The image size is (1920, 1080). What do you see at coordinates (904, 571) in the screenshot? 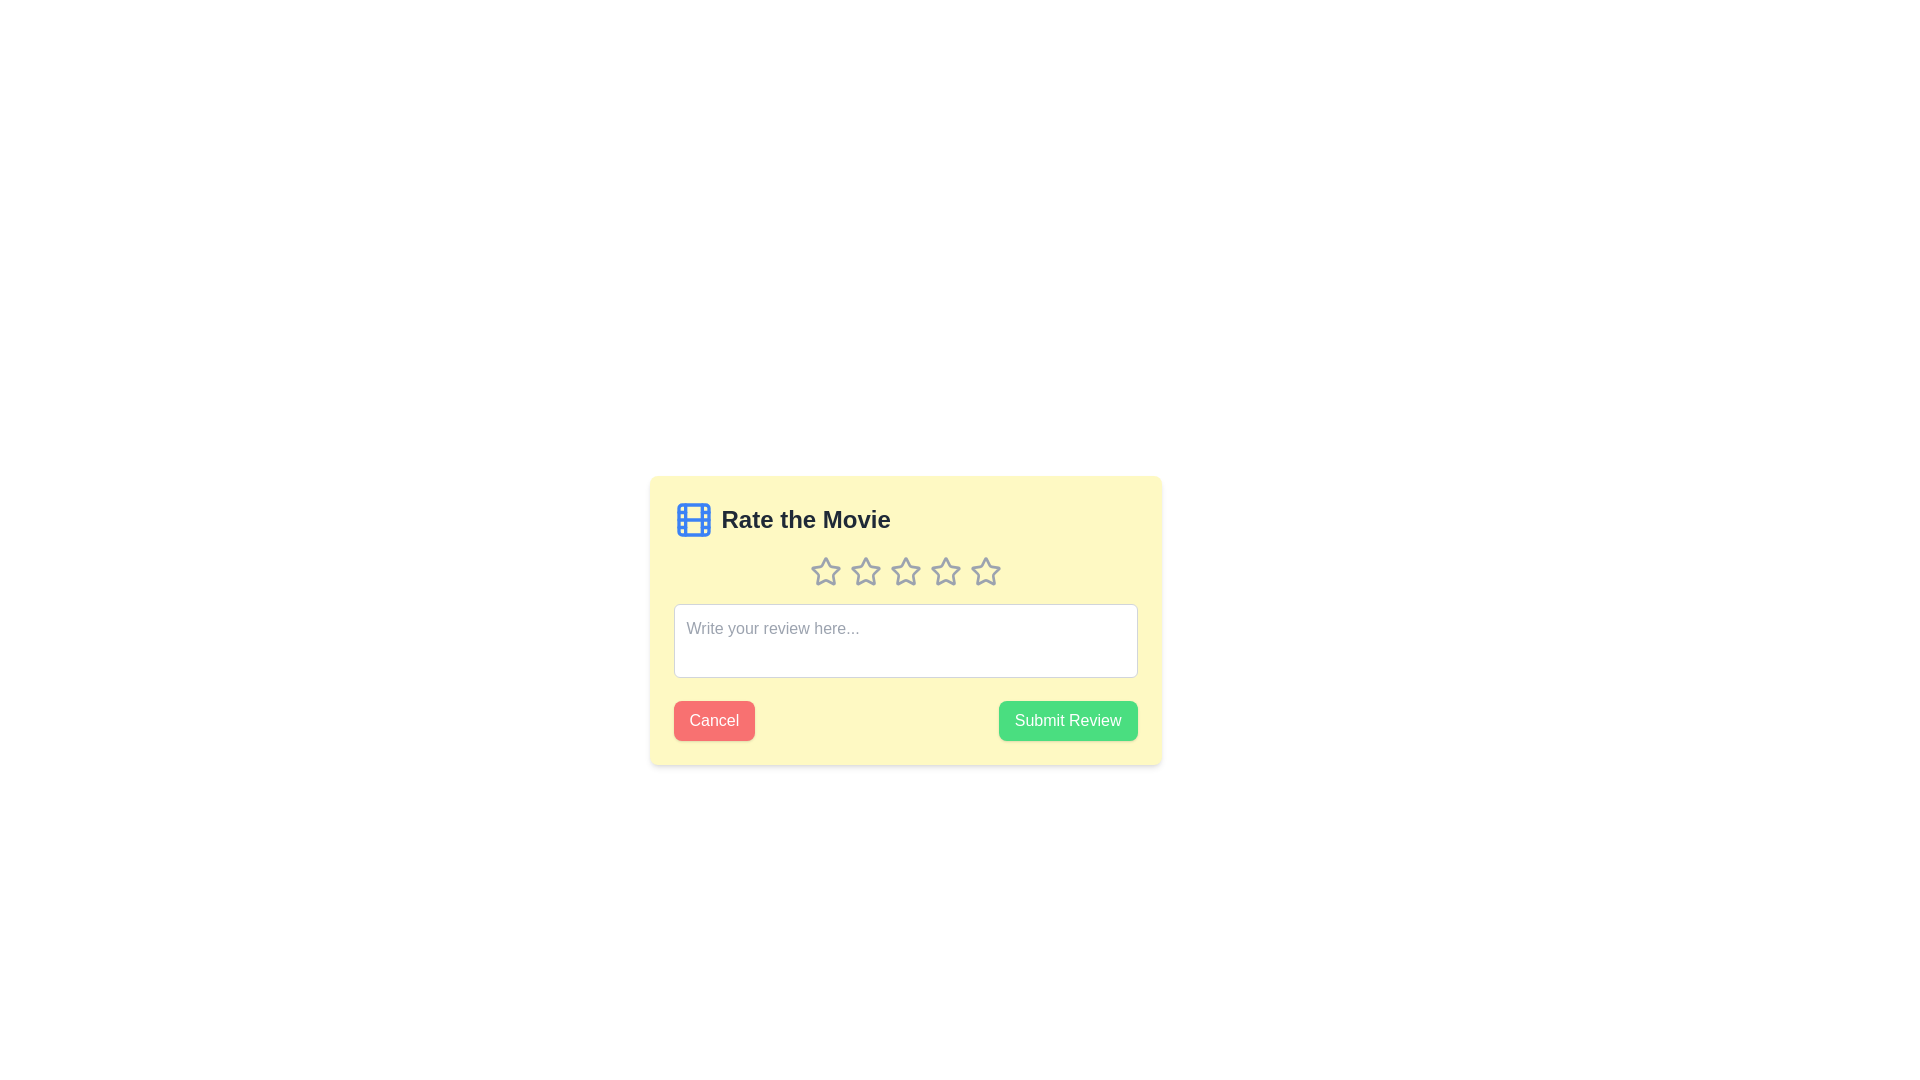
I see `the third star-shaped rating icon in the movie rating interface` at bounding box center [904, 571].